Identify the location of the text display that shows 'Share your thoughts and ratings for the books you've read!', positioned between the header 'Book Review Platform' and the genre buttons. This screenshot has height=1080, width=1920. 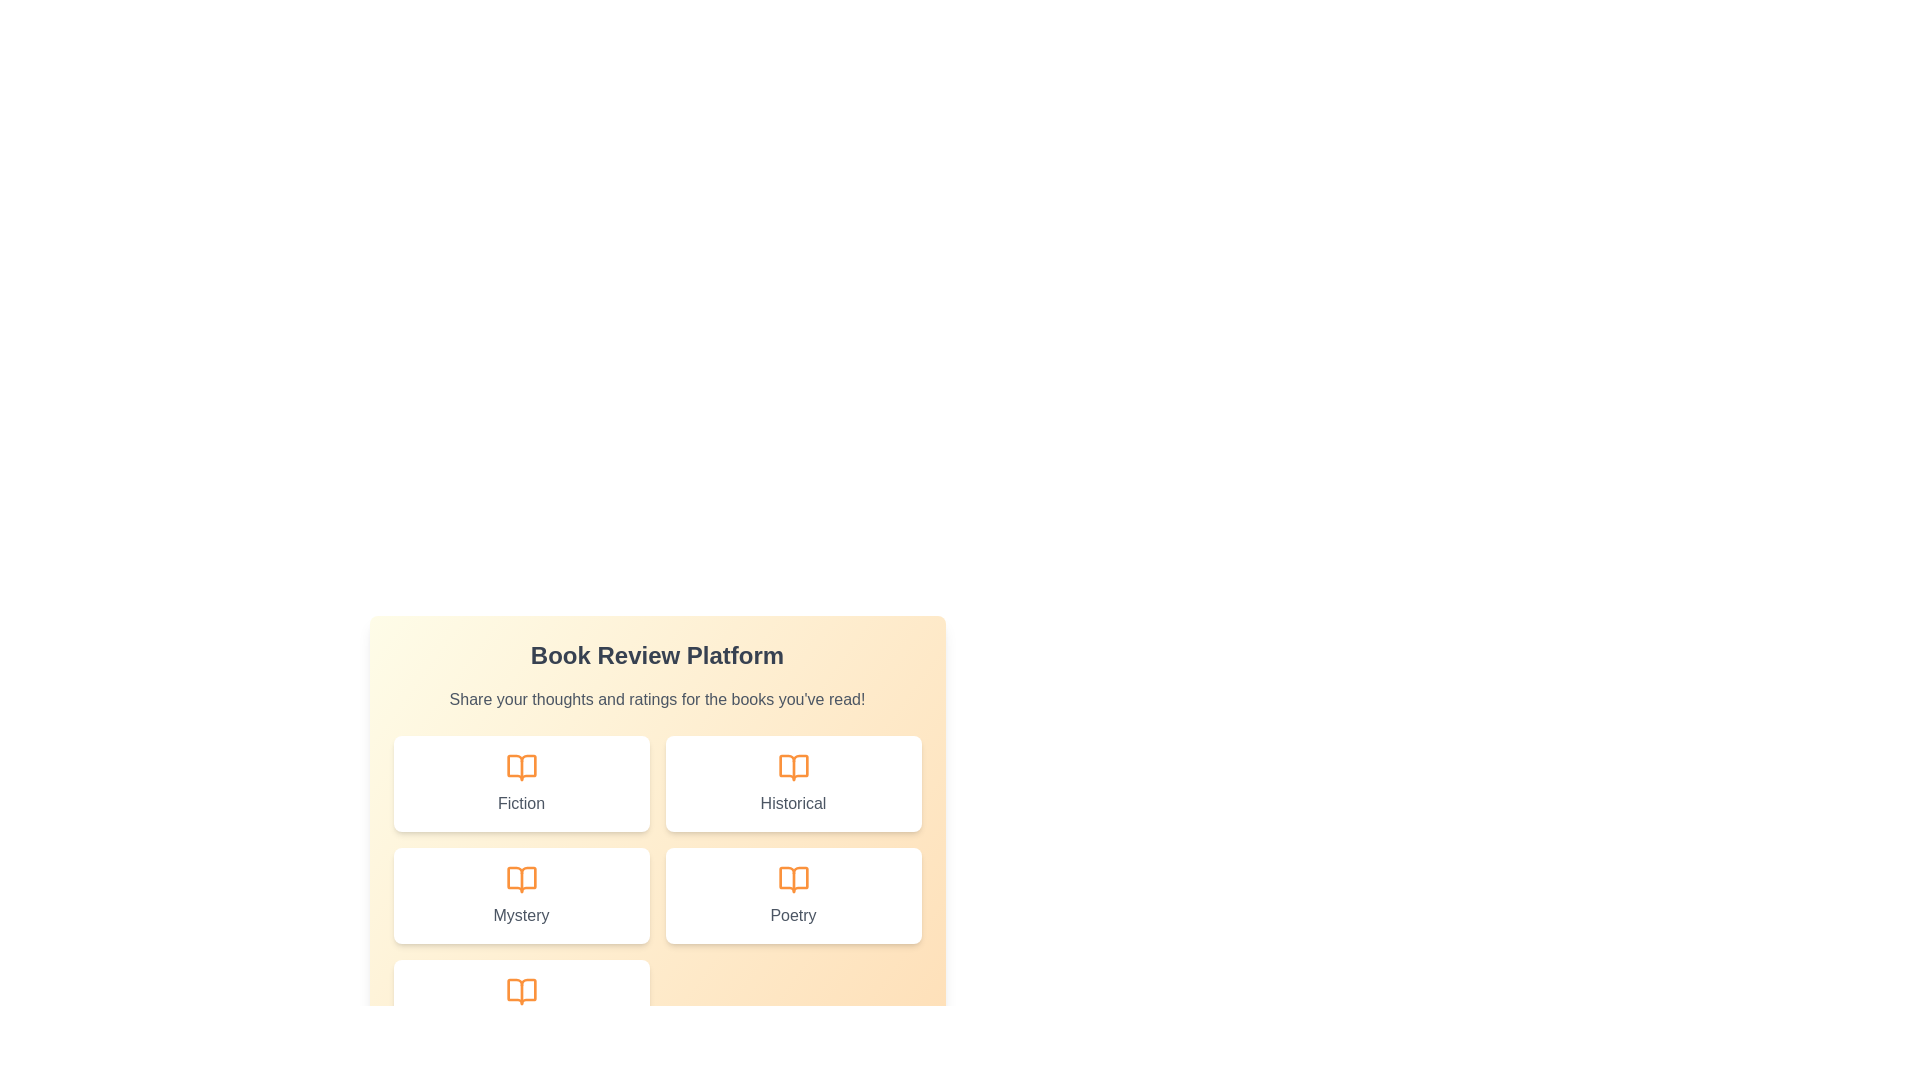
(657, 698).